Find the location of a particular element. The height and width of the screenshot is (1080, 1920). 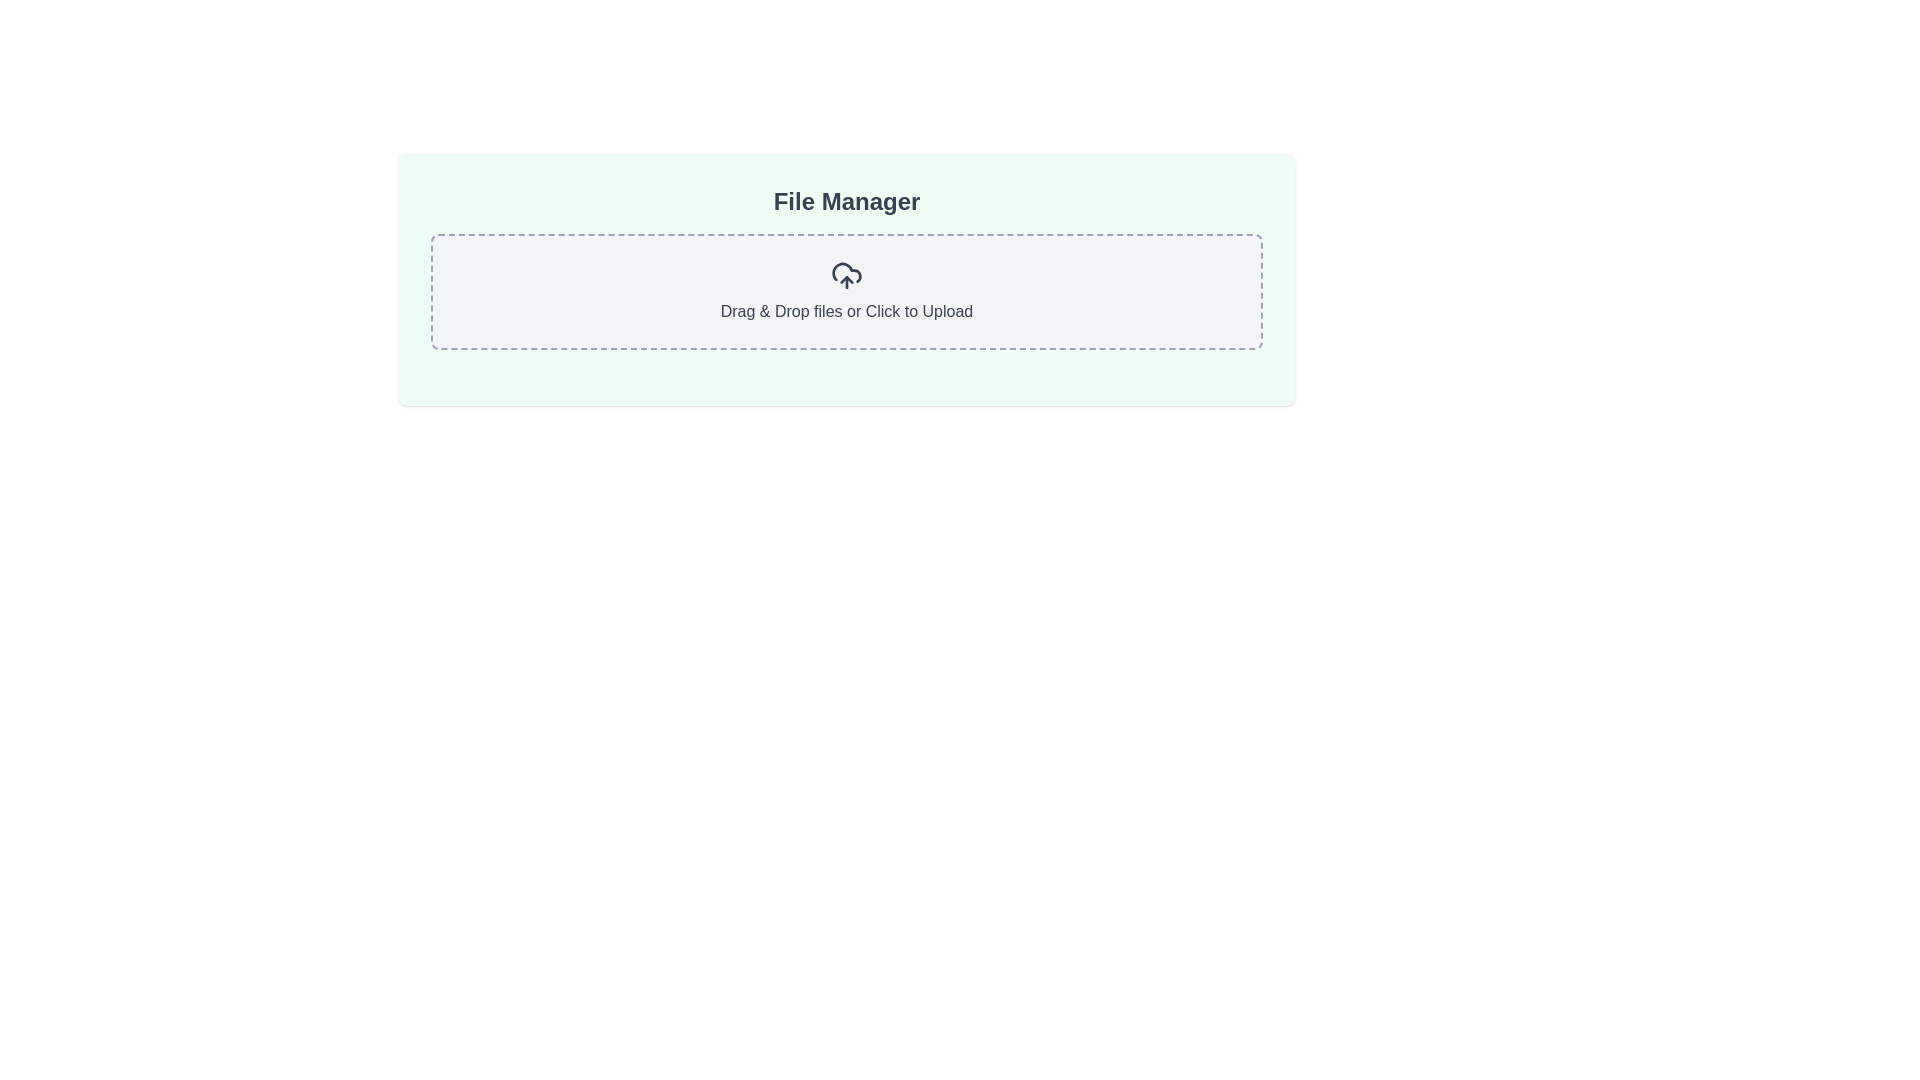

the File upload area located beneath the heading 'File Manager', characterized by its dashed borders and light gray background, which includes a cloud upload icon and the text 'Drag & Drop files or Click to Upload' is located at coordinates (846, 292).